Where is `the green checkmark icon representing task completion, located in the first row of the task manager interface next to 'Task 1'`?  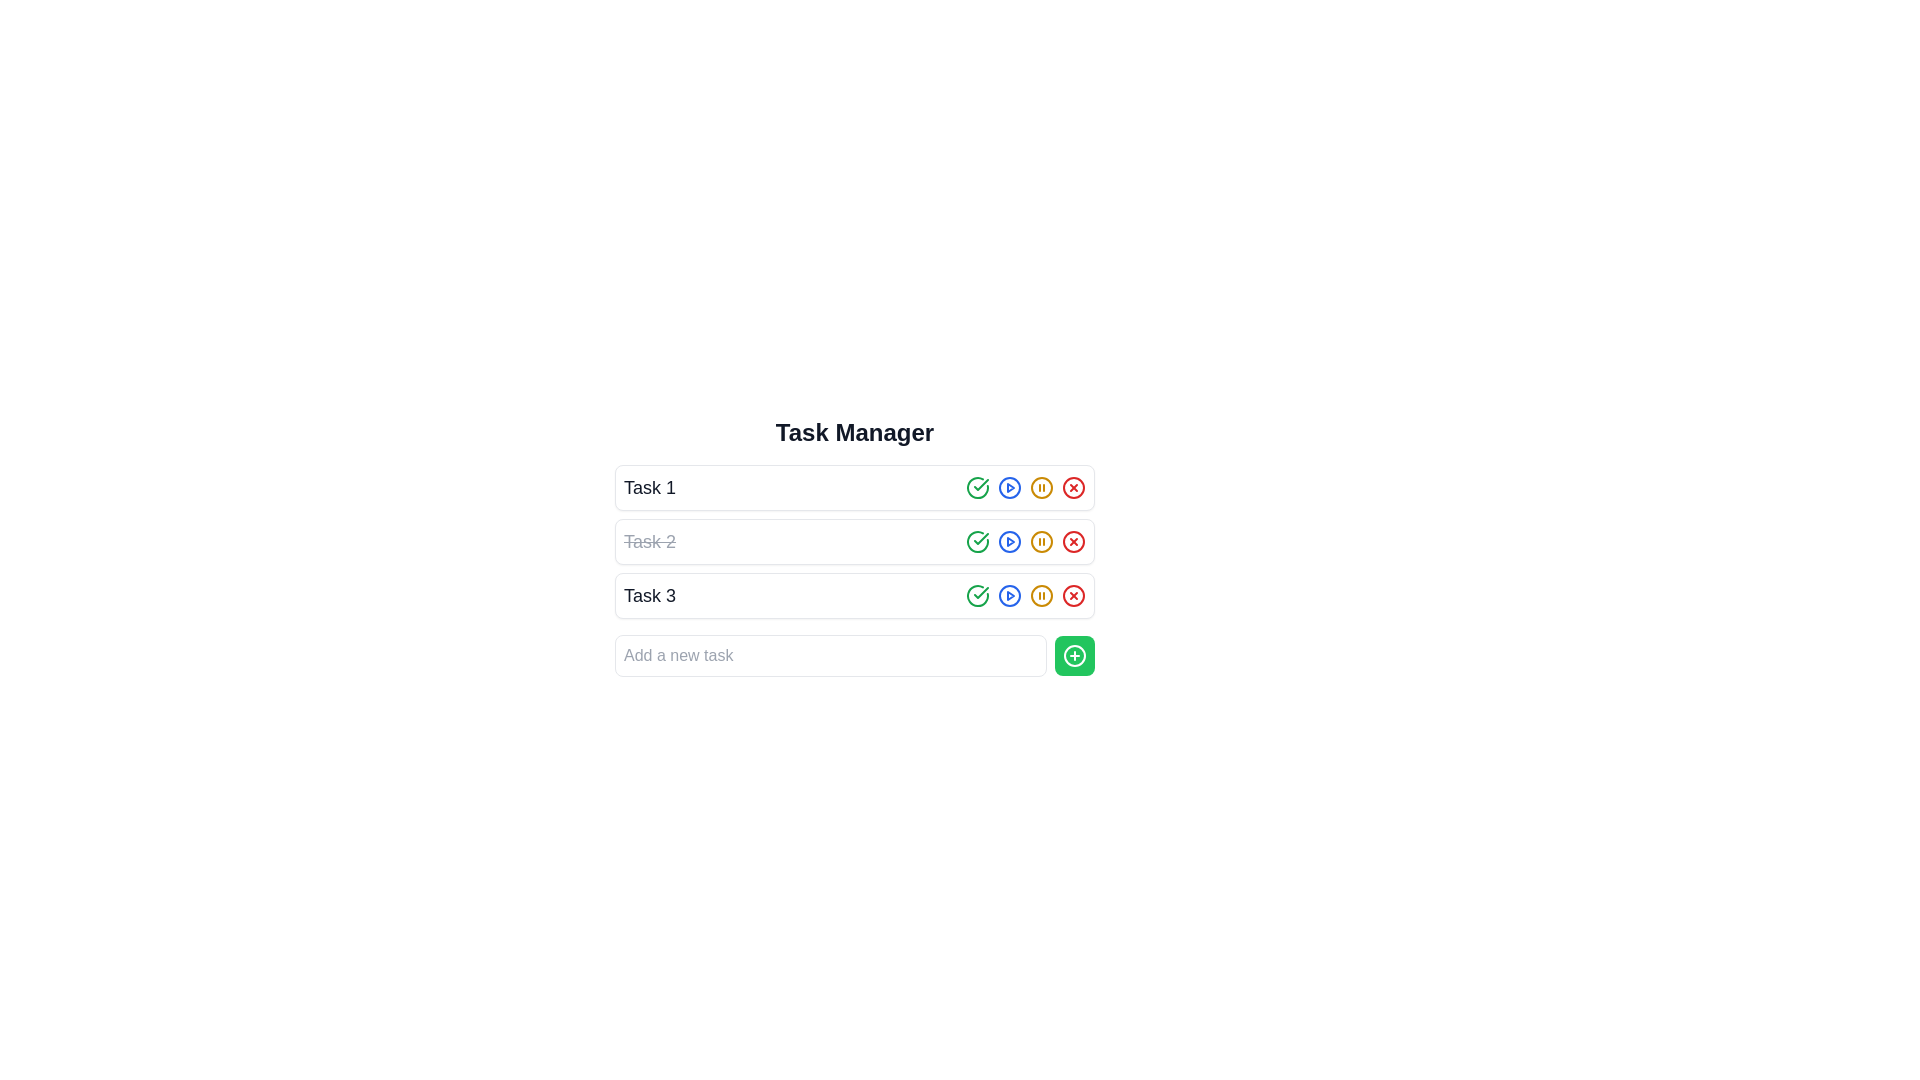 the green checkmark icon representing task completion, located in the first row of the task manager interface next to 'Task 1' is located at coordinates (981, 538).